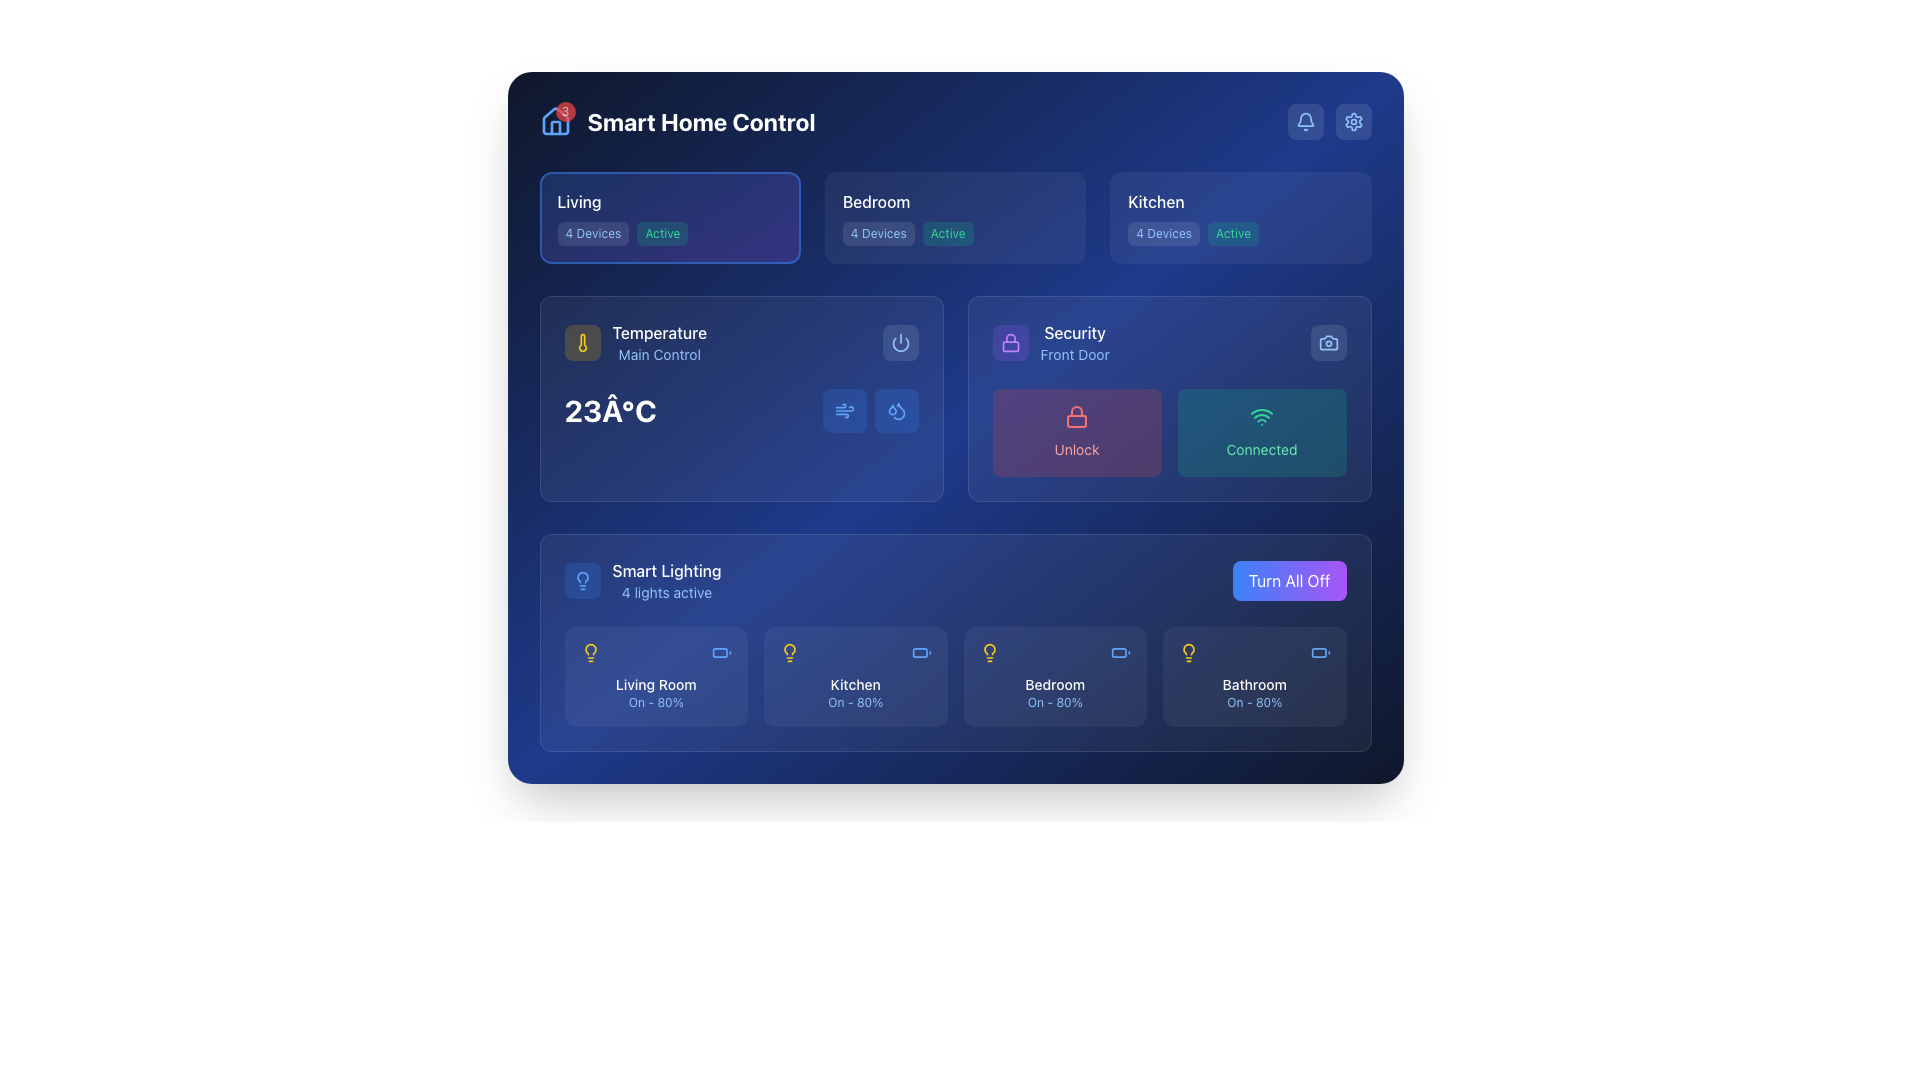  What do you see at coordinates (899, 342) in the screenshot?
I see `the power toggle button located in the top-right corner of the 'Temperature' section for interaction feedback` at bounding box center [899, 342].